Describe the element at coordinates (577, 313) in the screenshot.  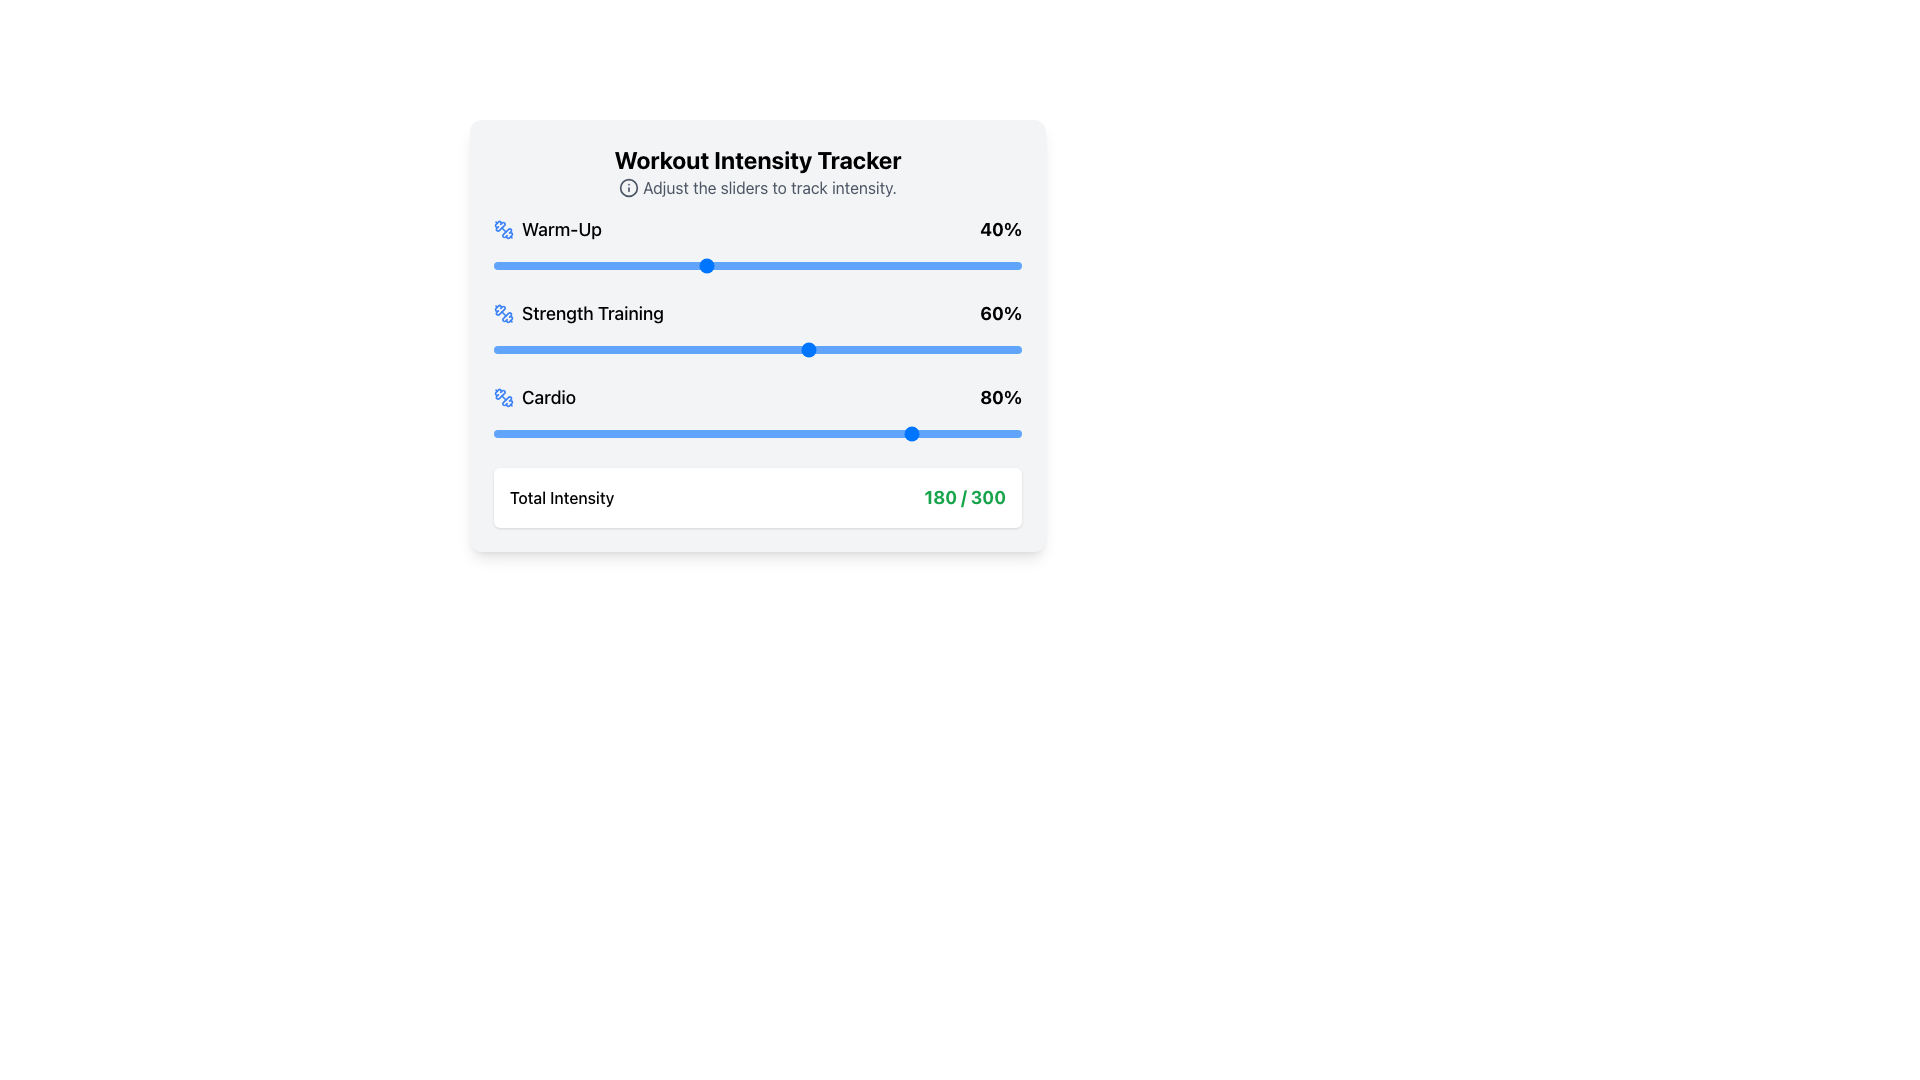
I see `the 'Strength Training' text label with a dumbbell icon, which is the second label in a vertical list of options` at that location.